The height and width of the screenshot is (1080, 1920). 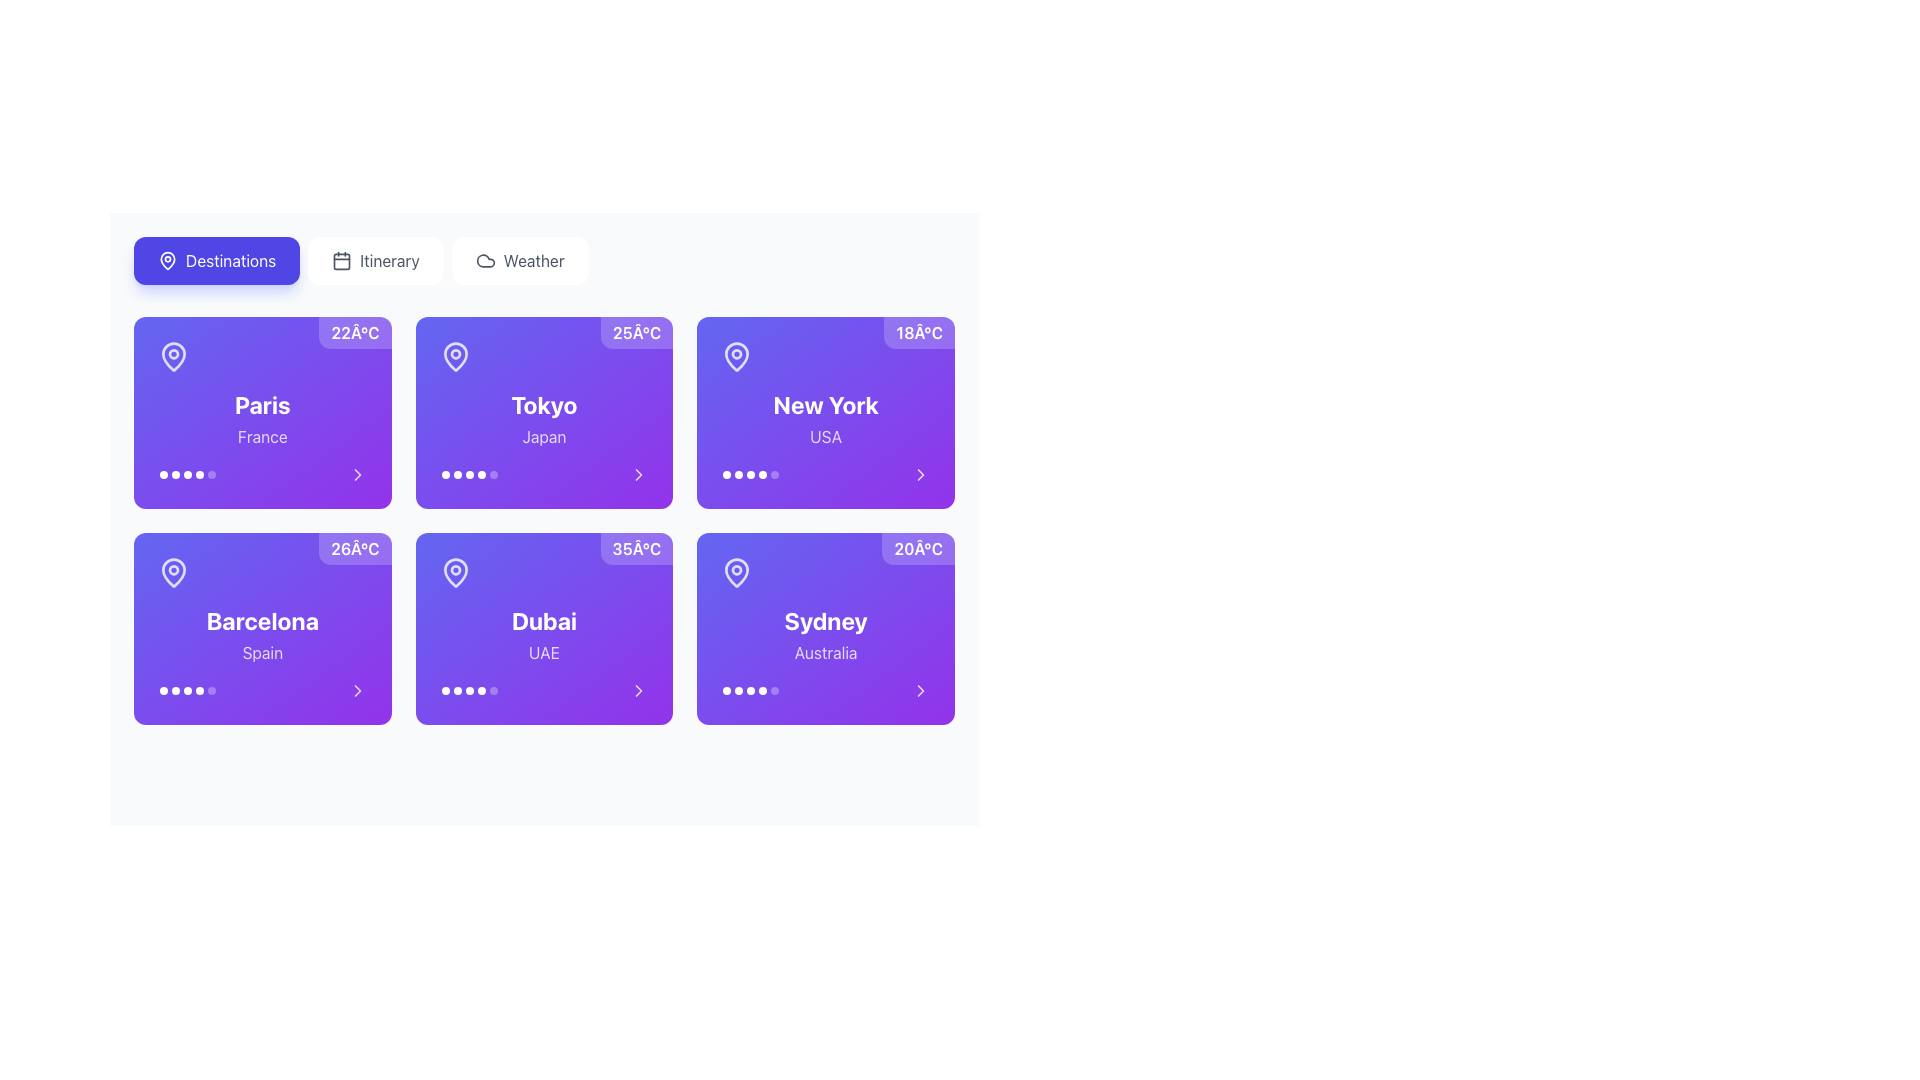 What do you see at coordinates (520, 260) in the screenshot?
I see `the navigational button for accessing weather-related information` at bounding box center [520, 260].